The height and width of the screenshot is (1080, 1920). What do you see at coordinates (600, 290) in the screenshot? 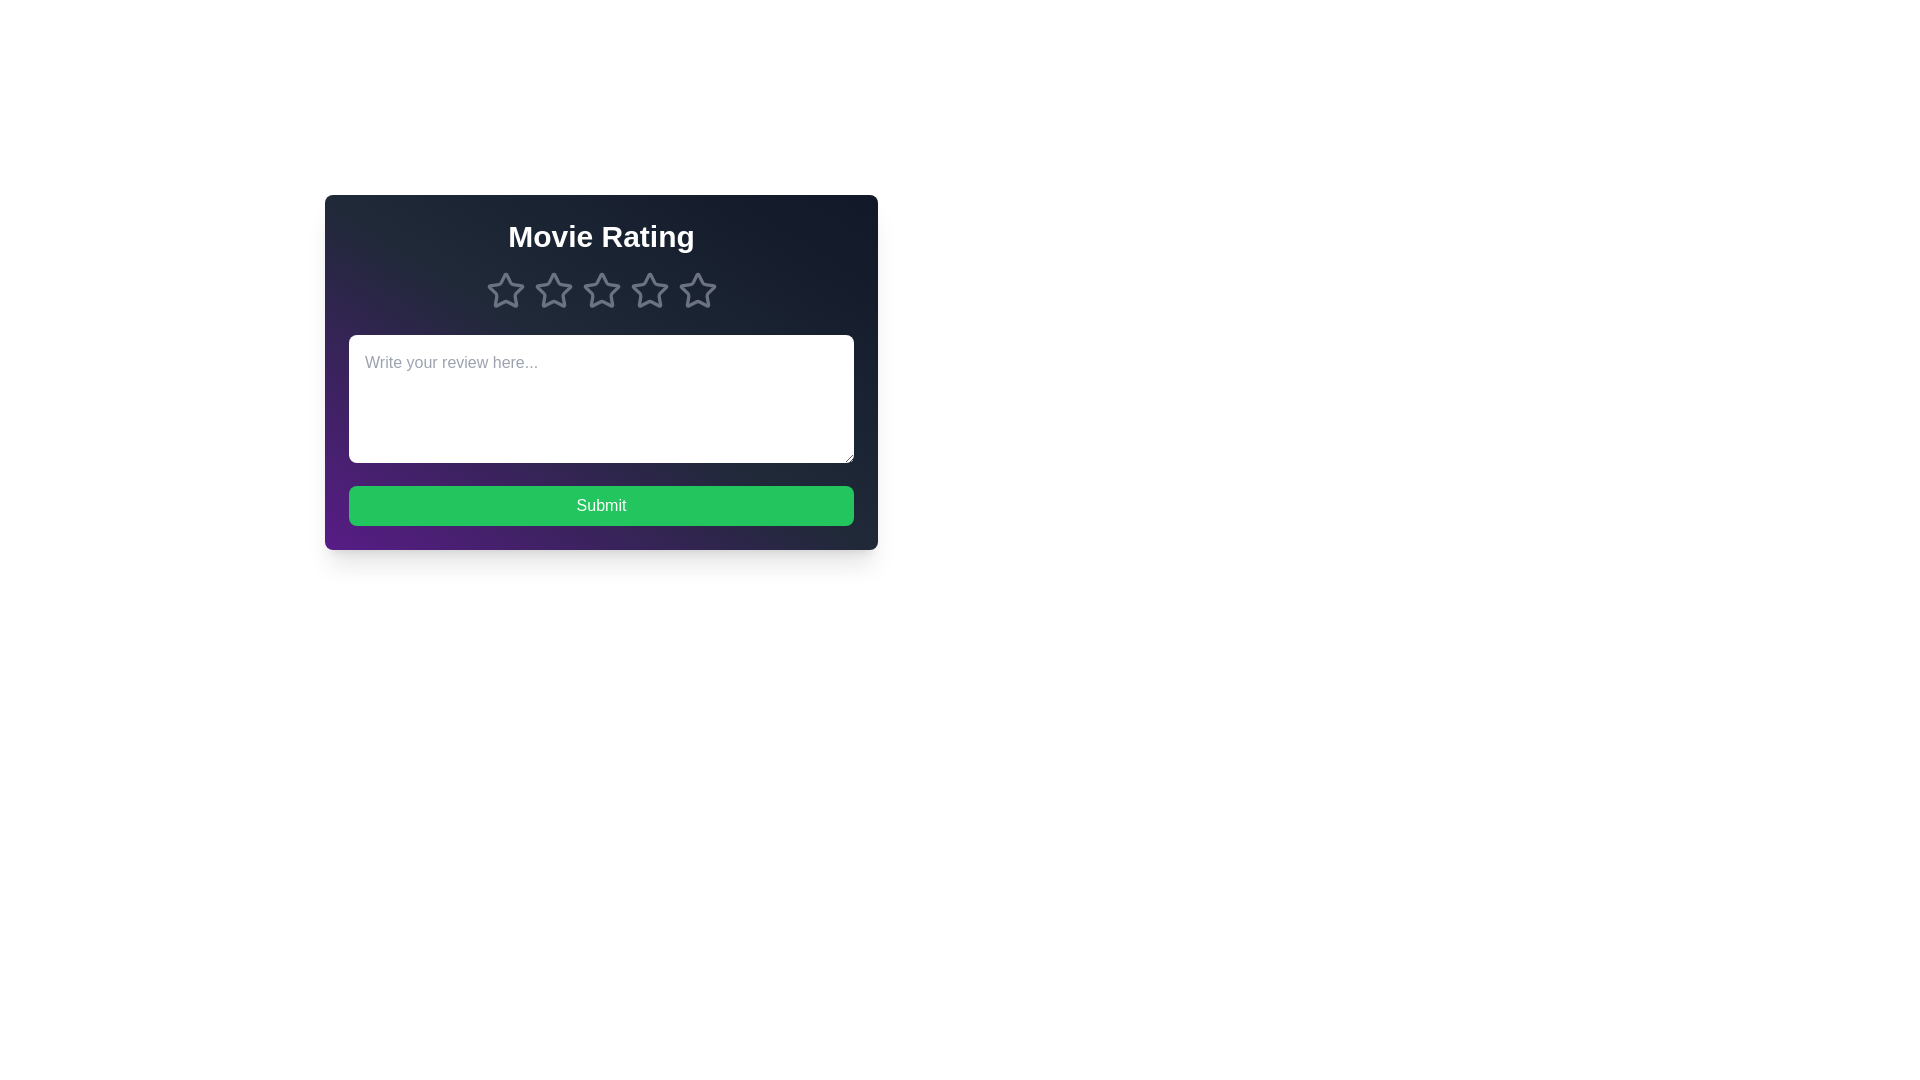
I see `the movie rating to 3 stars by clicking on the respective star` at bounding box center [600, 290].